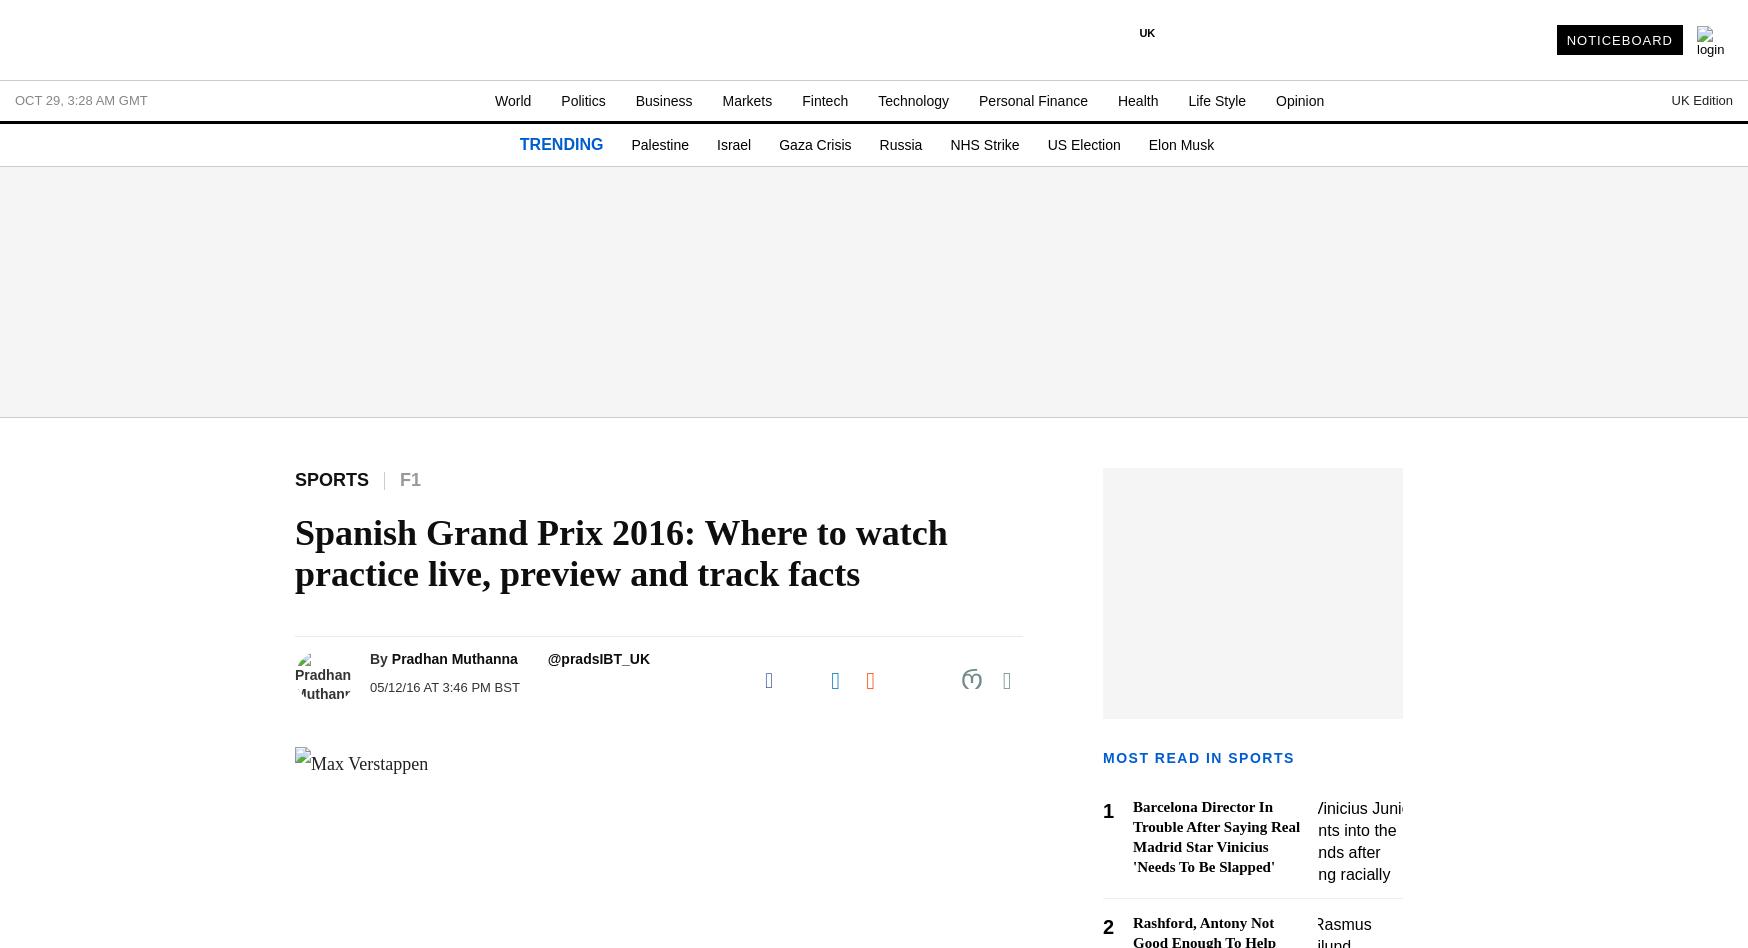  Describe the element at coordinates (46, 885) in the screenshot. I see `'- Forex'` at that location.